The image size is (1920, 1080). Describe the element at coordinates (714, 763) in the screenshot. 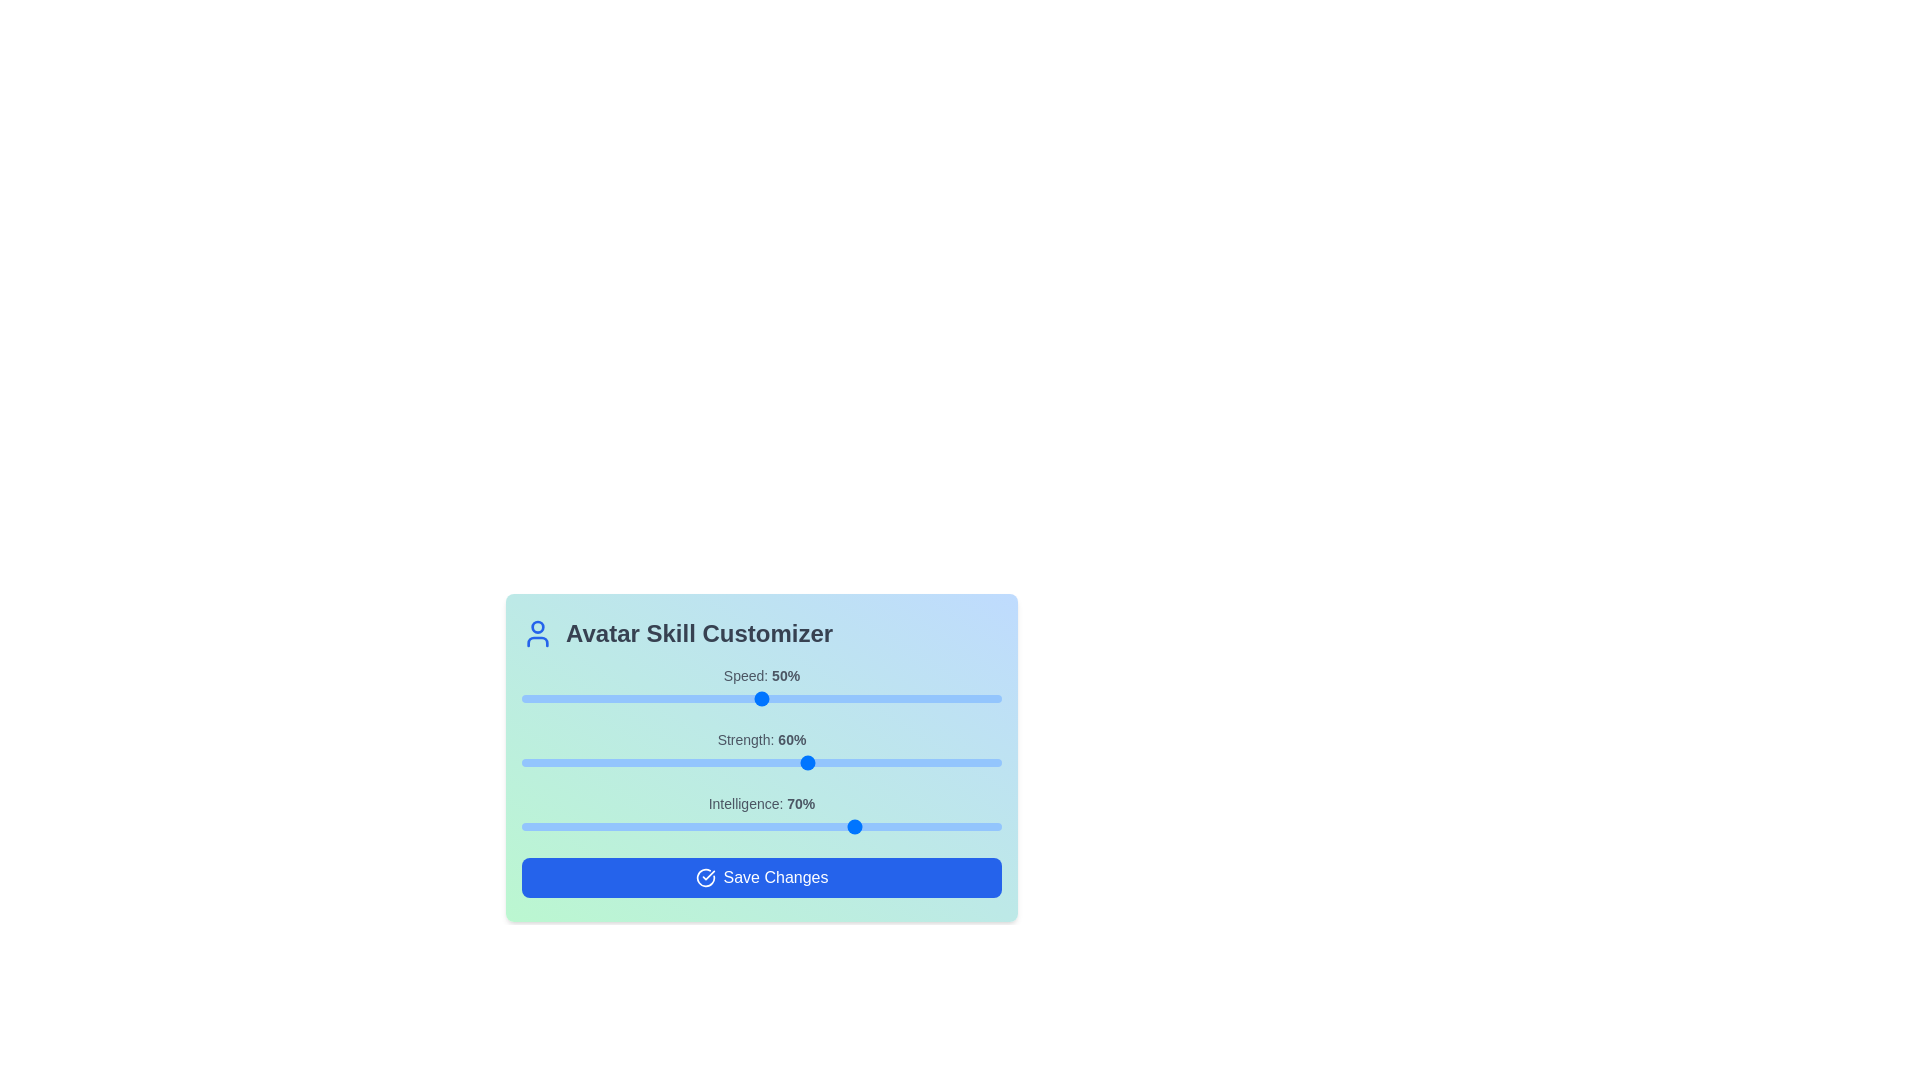

I see `strength` at that location.